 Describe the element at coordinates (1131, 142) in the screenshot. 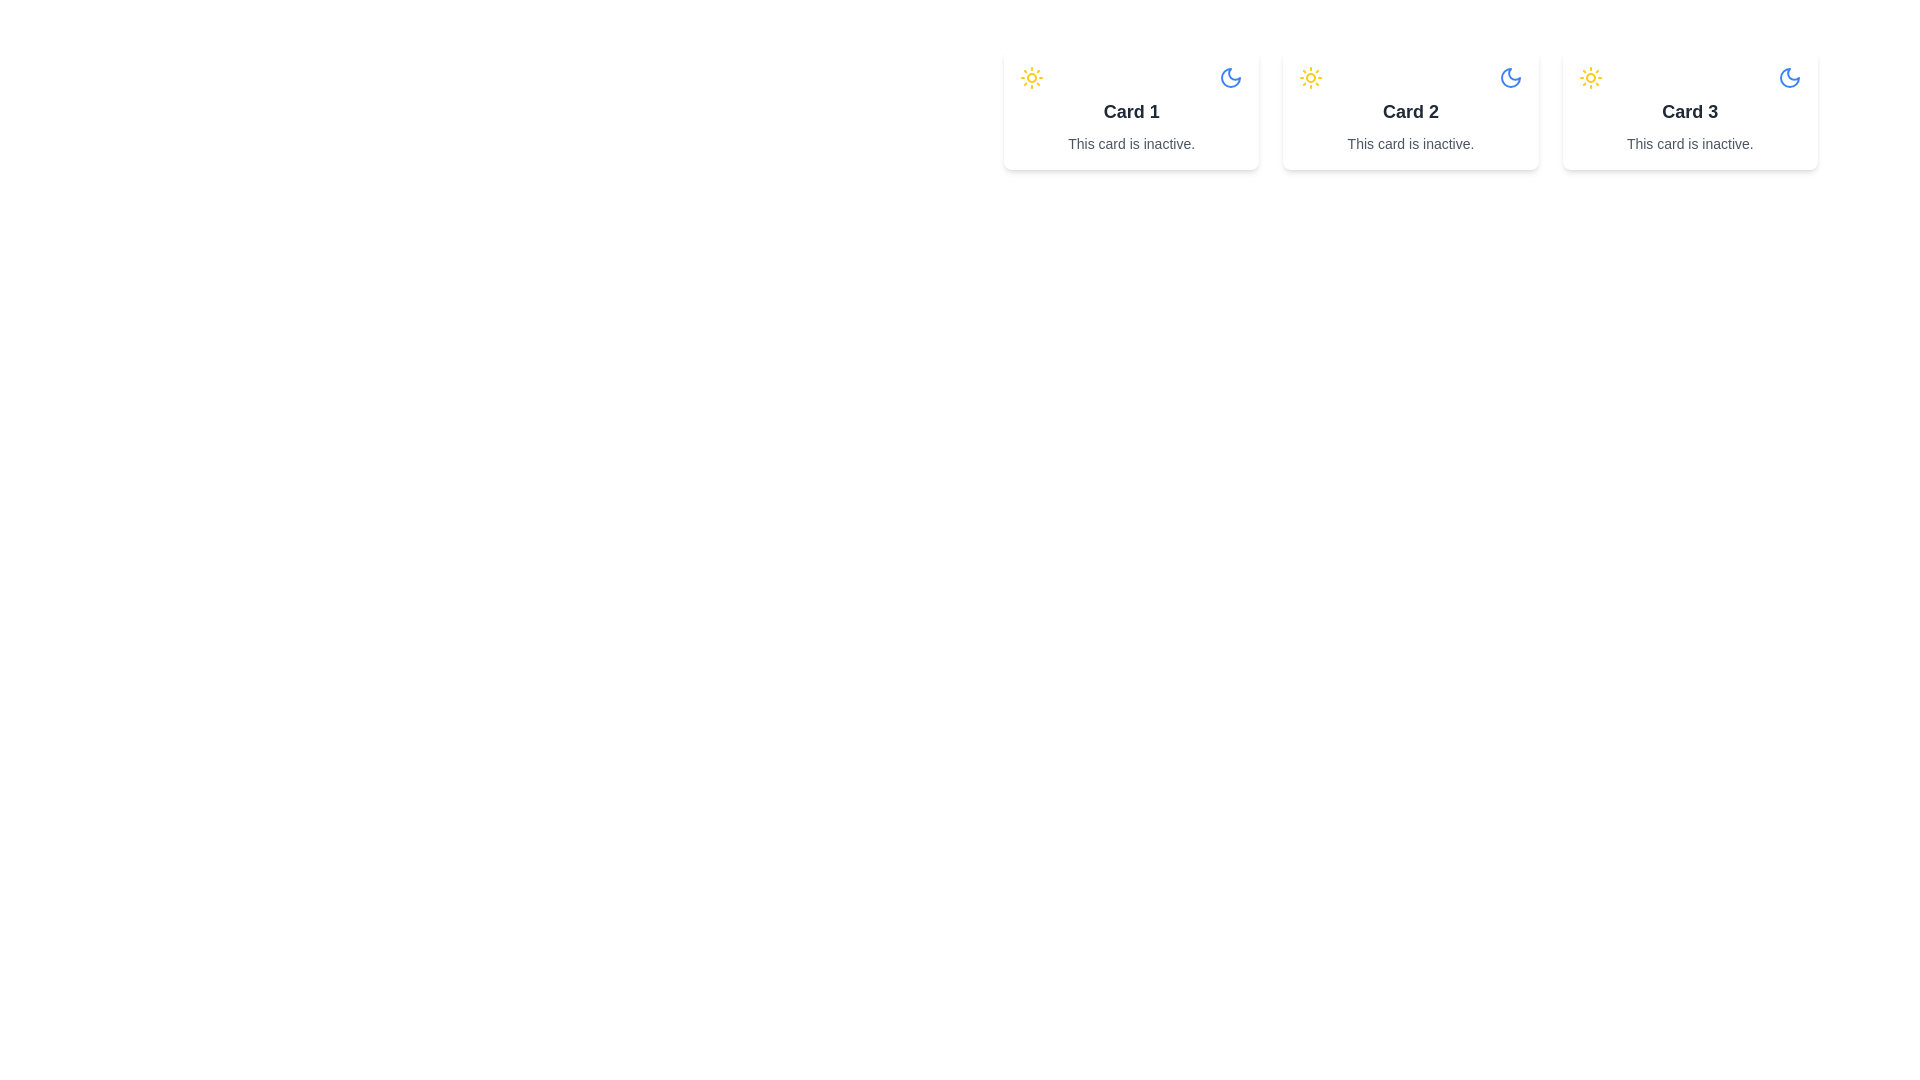

I see `text label stating 'This card is inactive.' located at the bottom of 'Card 1'` at that location.